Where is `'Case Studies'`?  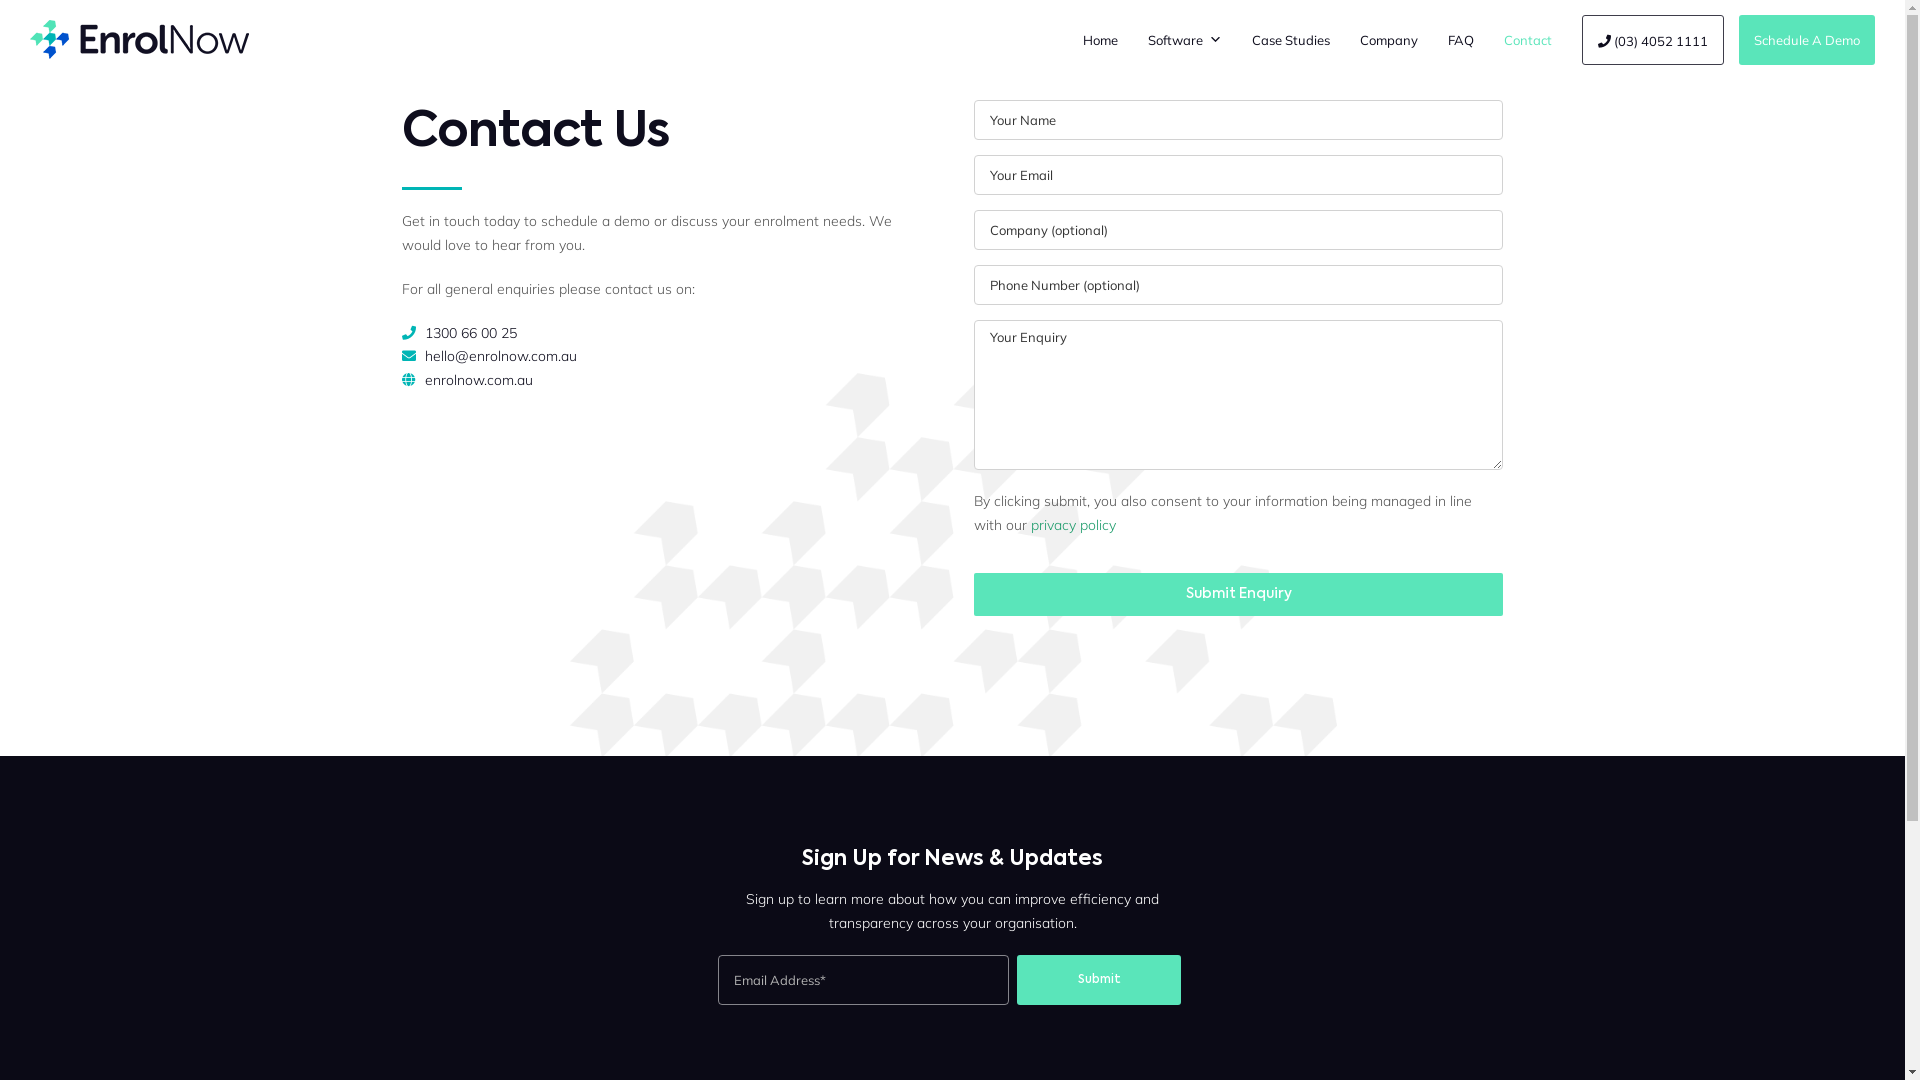
'Case Studies' is located at coordinates (1291, 39).